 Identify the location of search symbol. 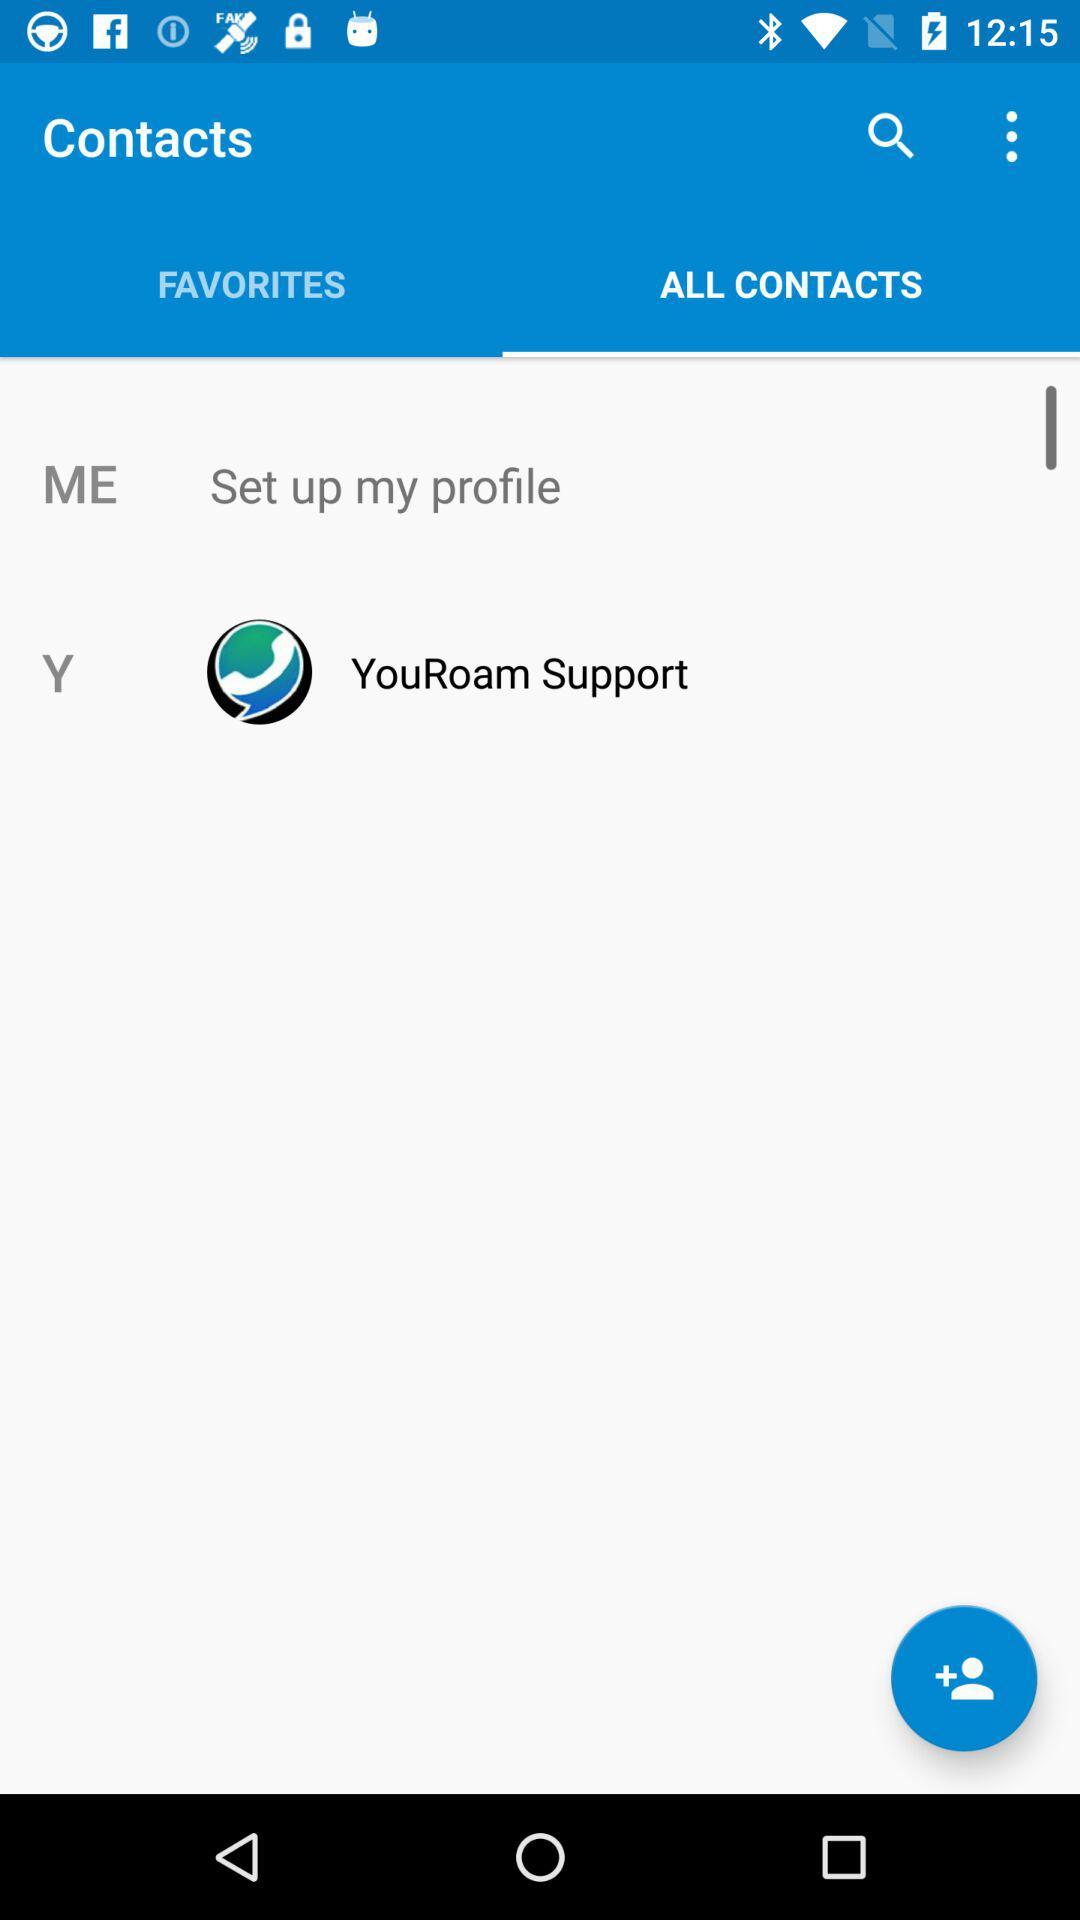
(890, 136).